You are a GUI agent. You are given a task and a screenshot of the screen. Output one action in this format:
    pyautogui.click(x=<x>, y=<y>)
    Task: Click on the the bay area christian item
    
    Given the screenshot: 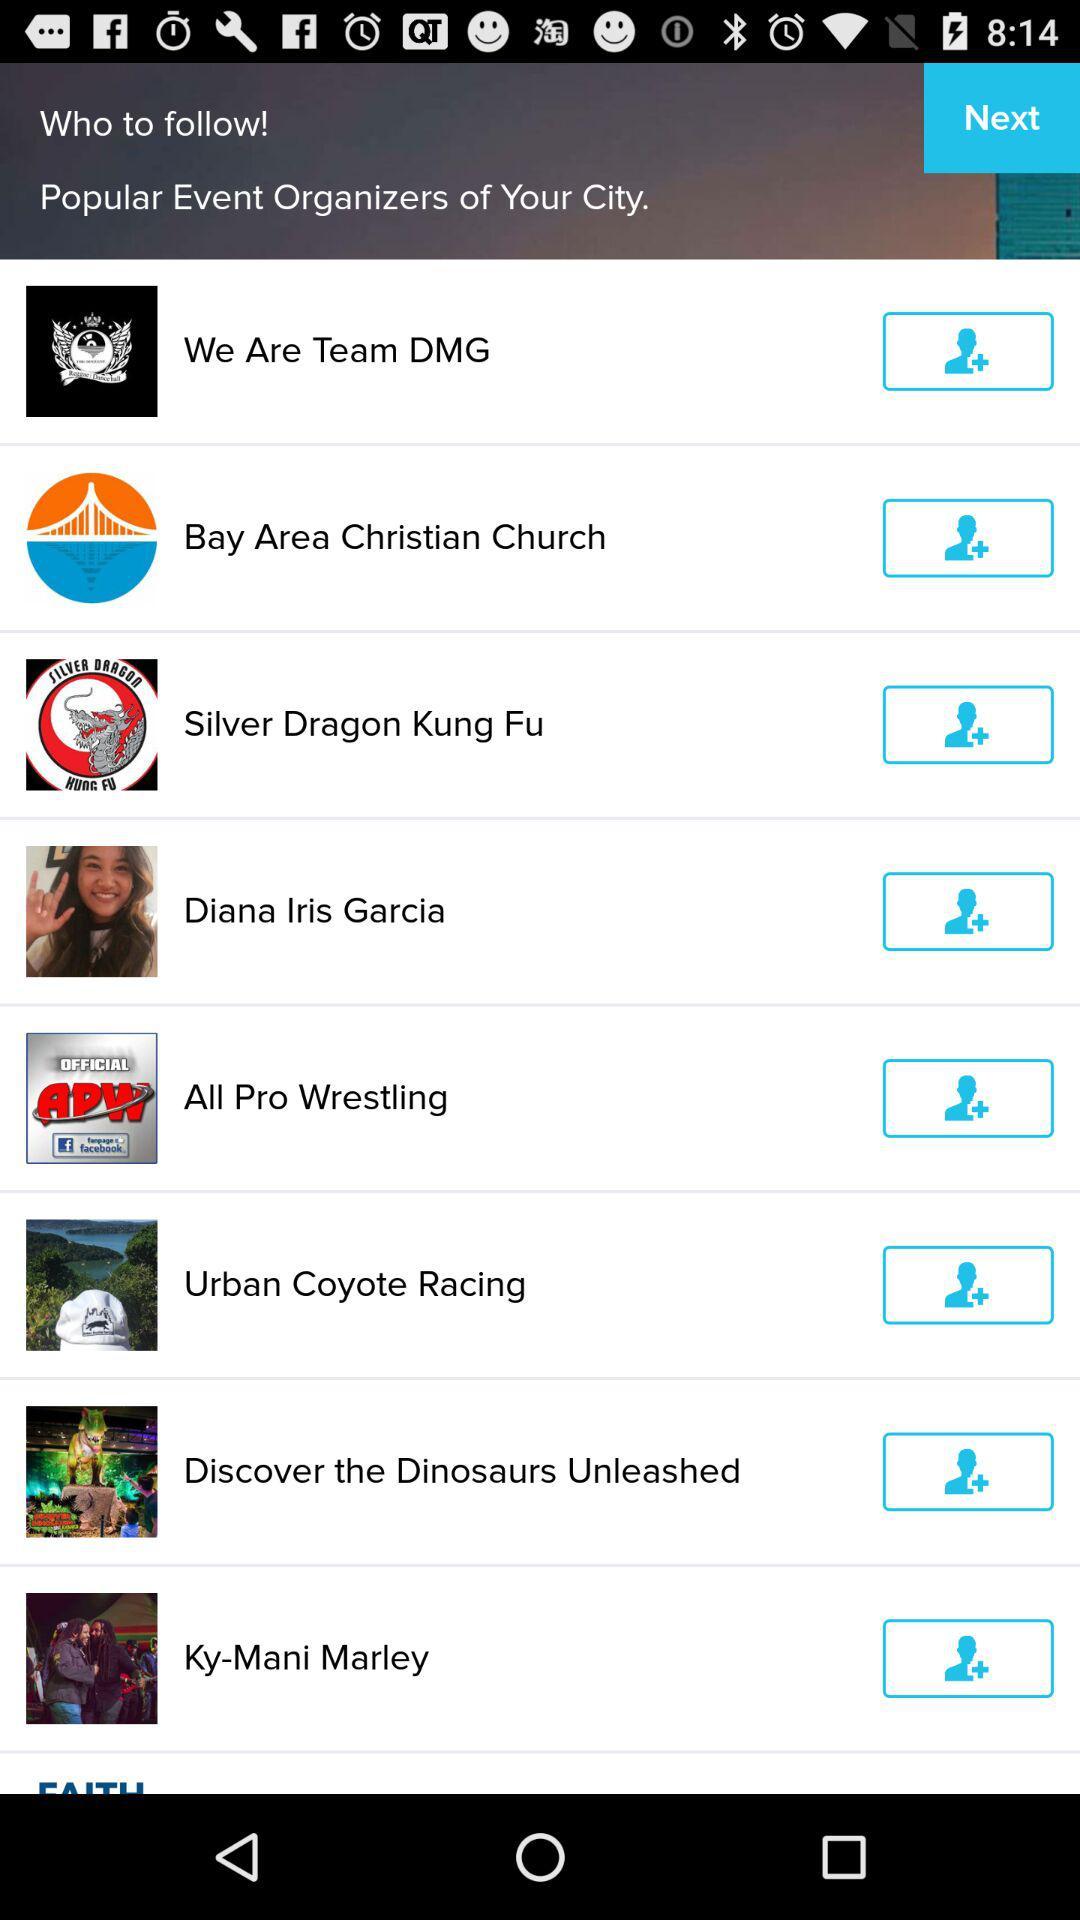 What is the action you would take?
    pyautogui.click(x=519, y=537)
    